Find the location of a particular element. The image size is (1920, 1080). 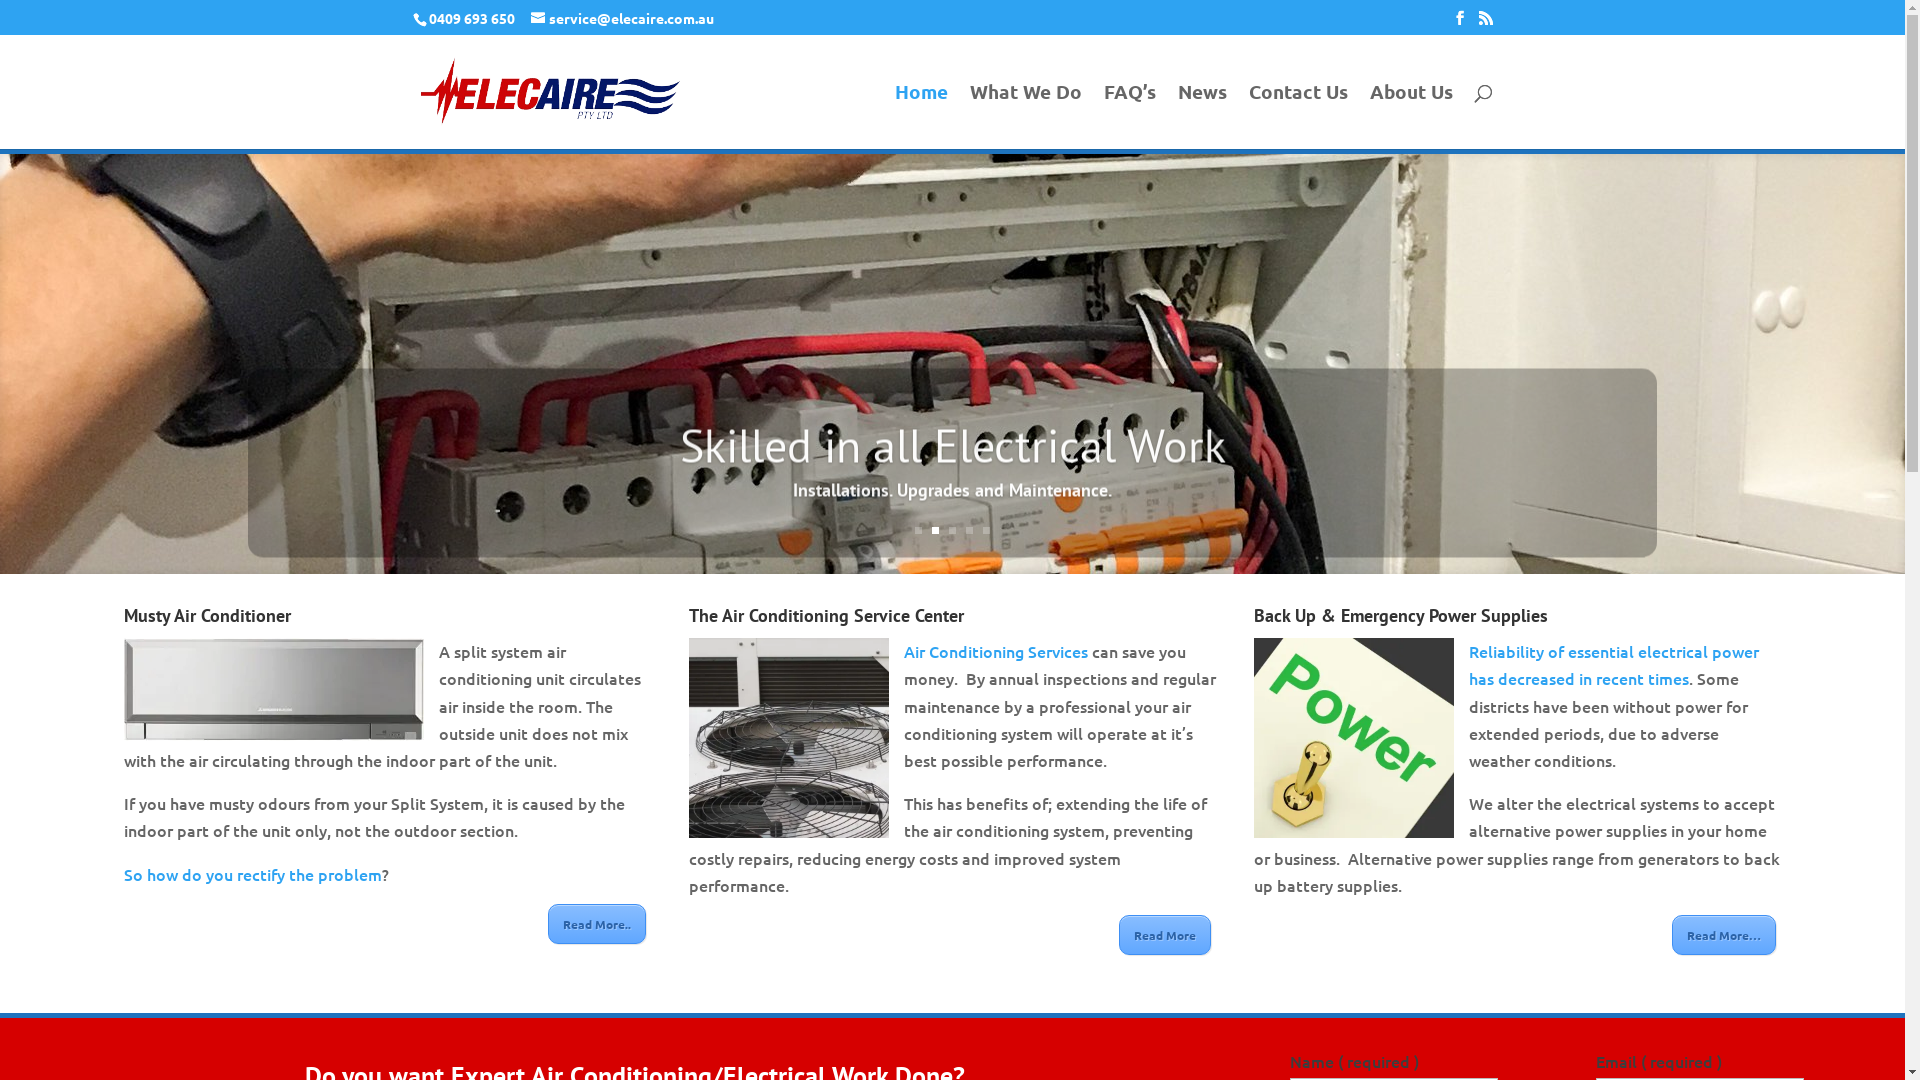

'2' is located at coordinates (930, 529).